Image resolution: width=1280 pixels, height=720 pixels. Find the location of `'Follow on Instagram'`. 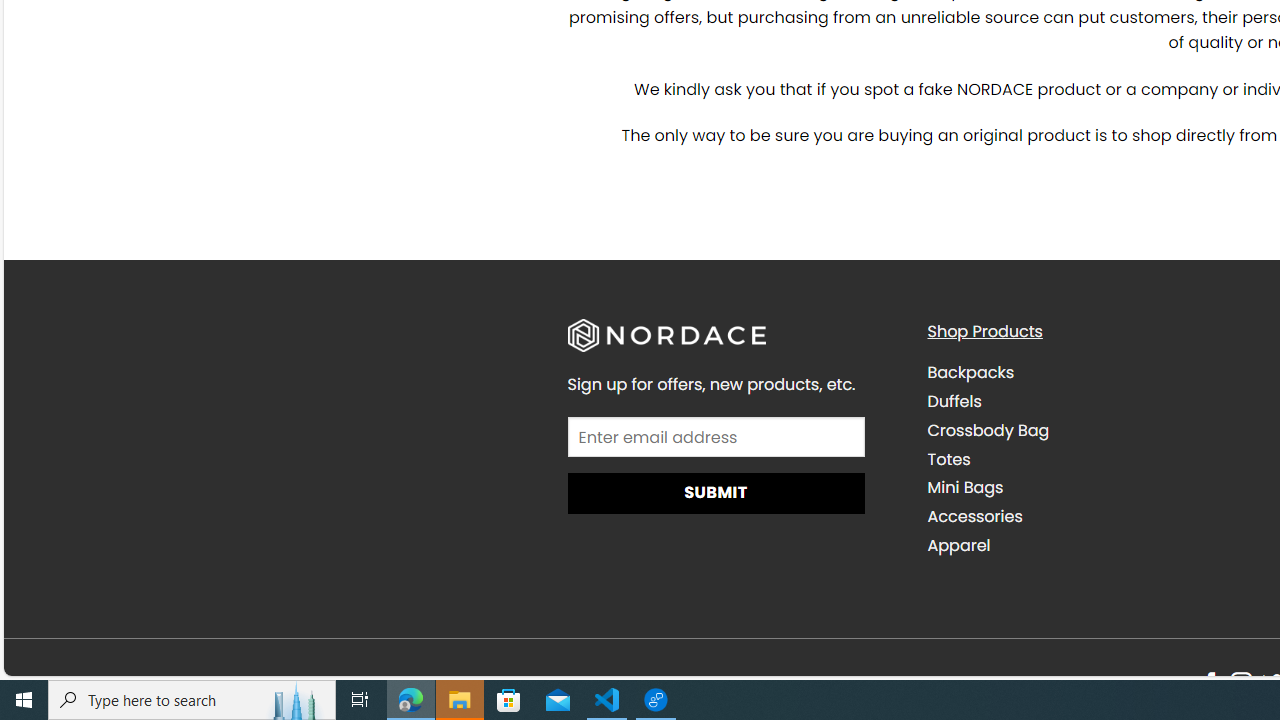

'Follow on Instagram' is located at coordinates (1240, 683).